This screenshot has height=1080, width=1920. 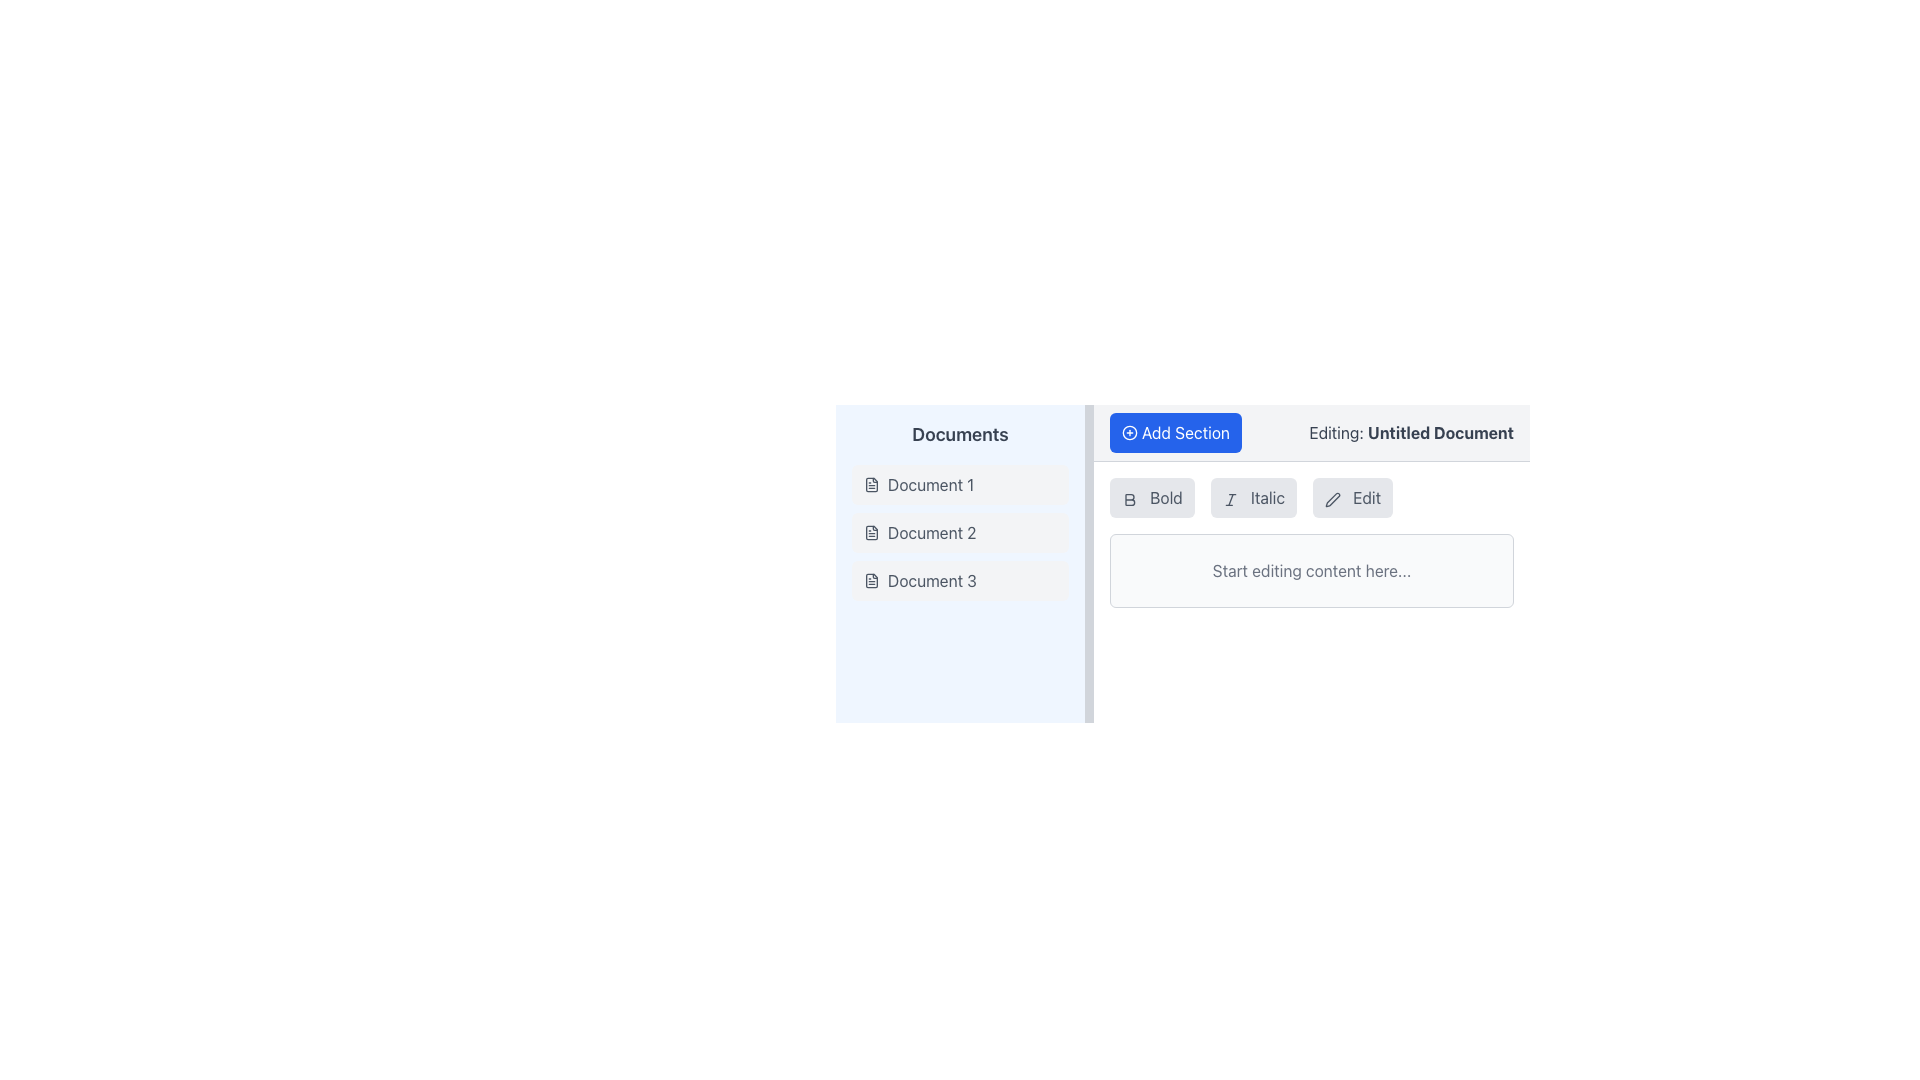 I want to click on the edit action icon located near the top-right corner of the text editor section, so click(x=1333, y=498).